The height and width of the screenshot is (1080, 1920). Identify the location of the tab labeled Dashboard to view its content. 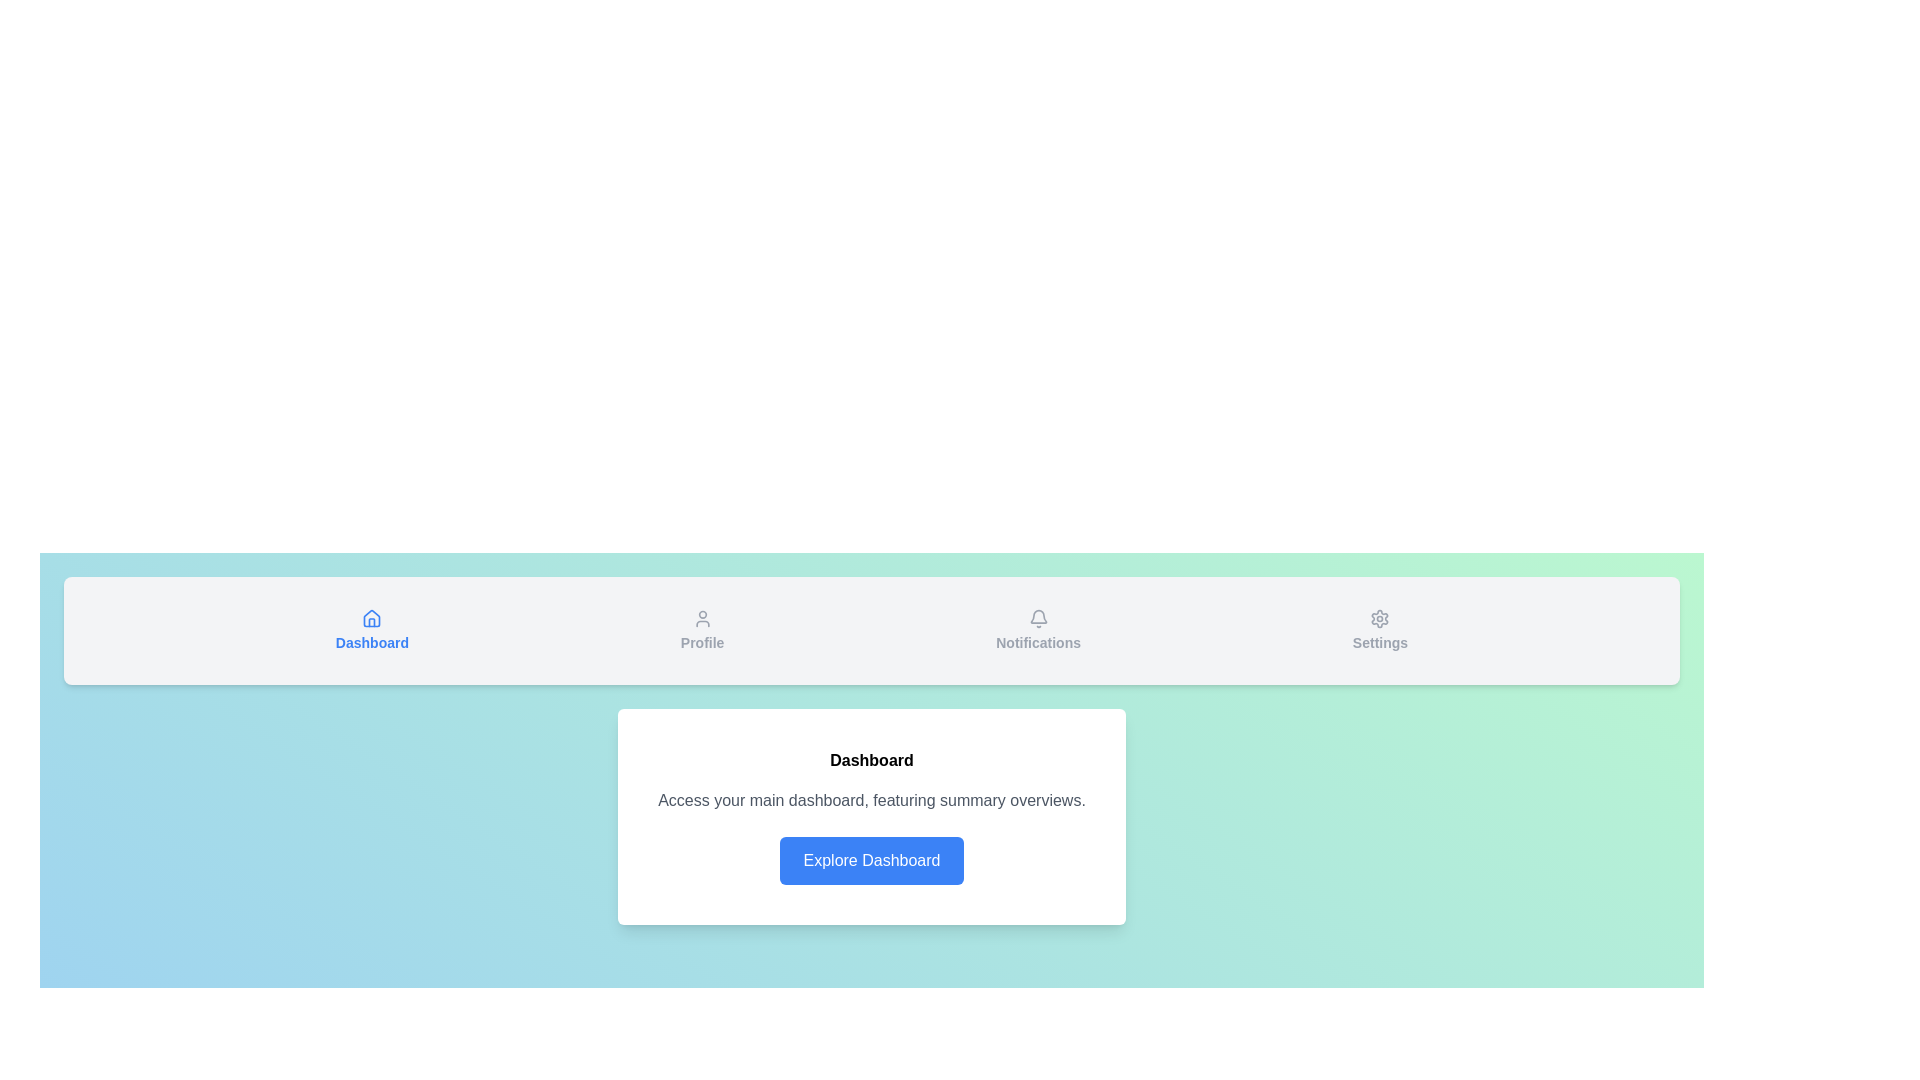
(372, 631).